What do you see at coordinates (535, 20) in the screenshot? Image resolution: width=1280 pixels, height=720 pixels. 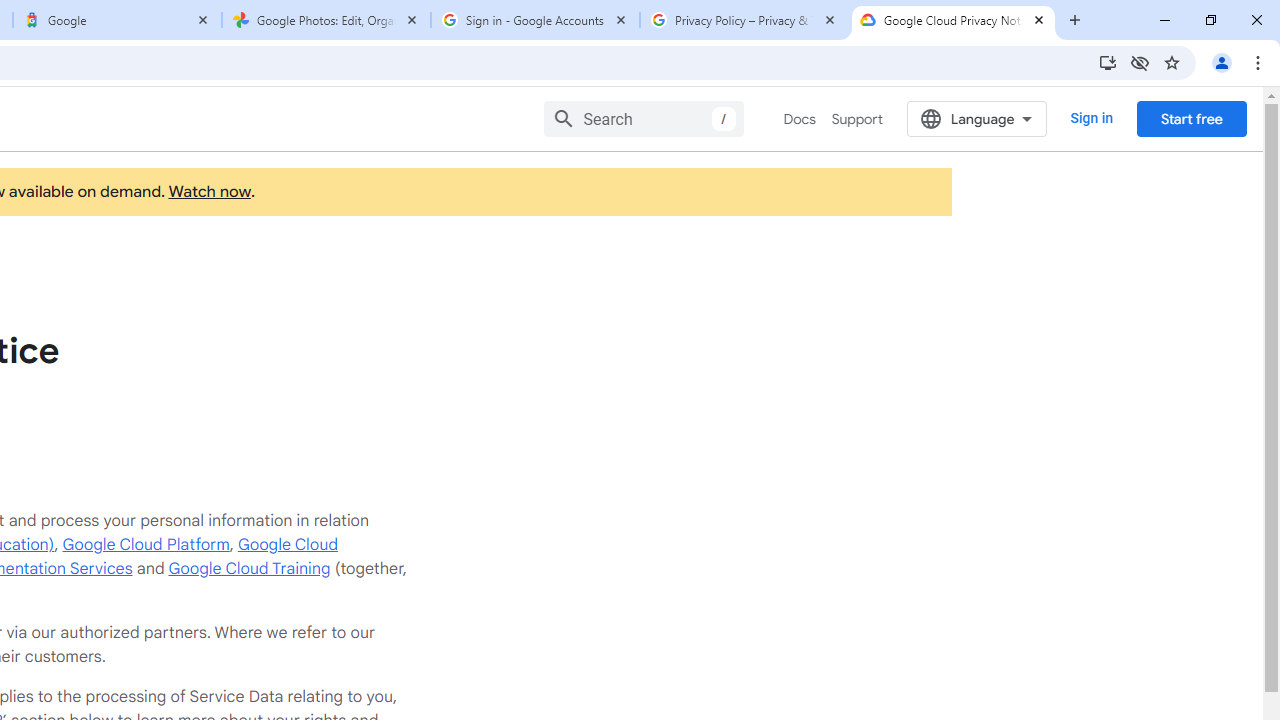 I see `'Sign in - Google Accounts'` at bounding box center [535, 20].